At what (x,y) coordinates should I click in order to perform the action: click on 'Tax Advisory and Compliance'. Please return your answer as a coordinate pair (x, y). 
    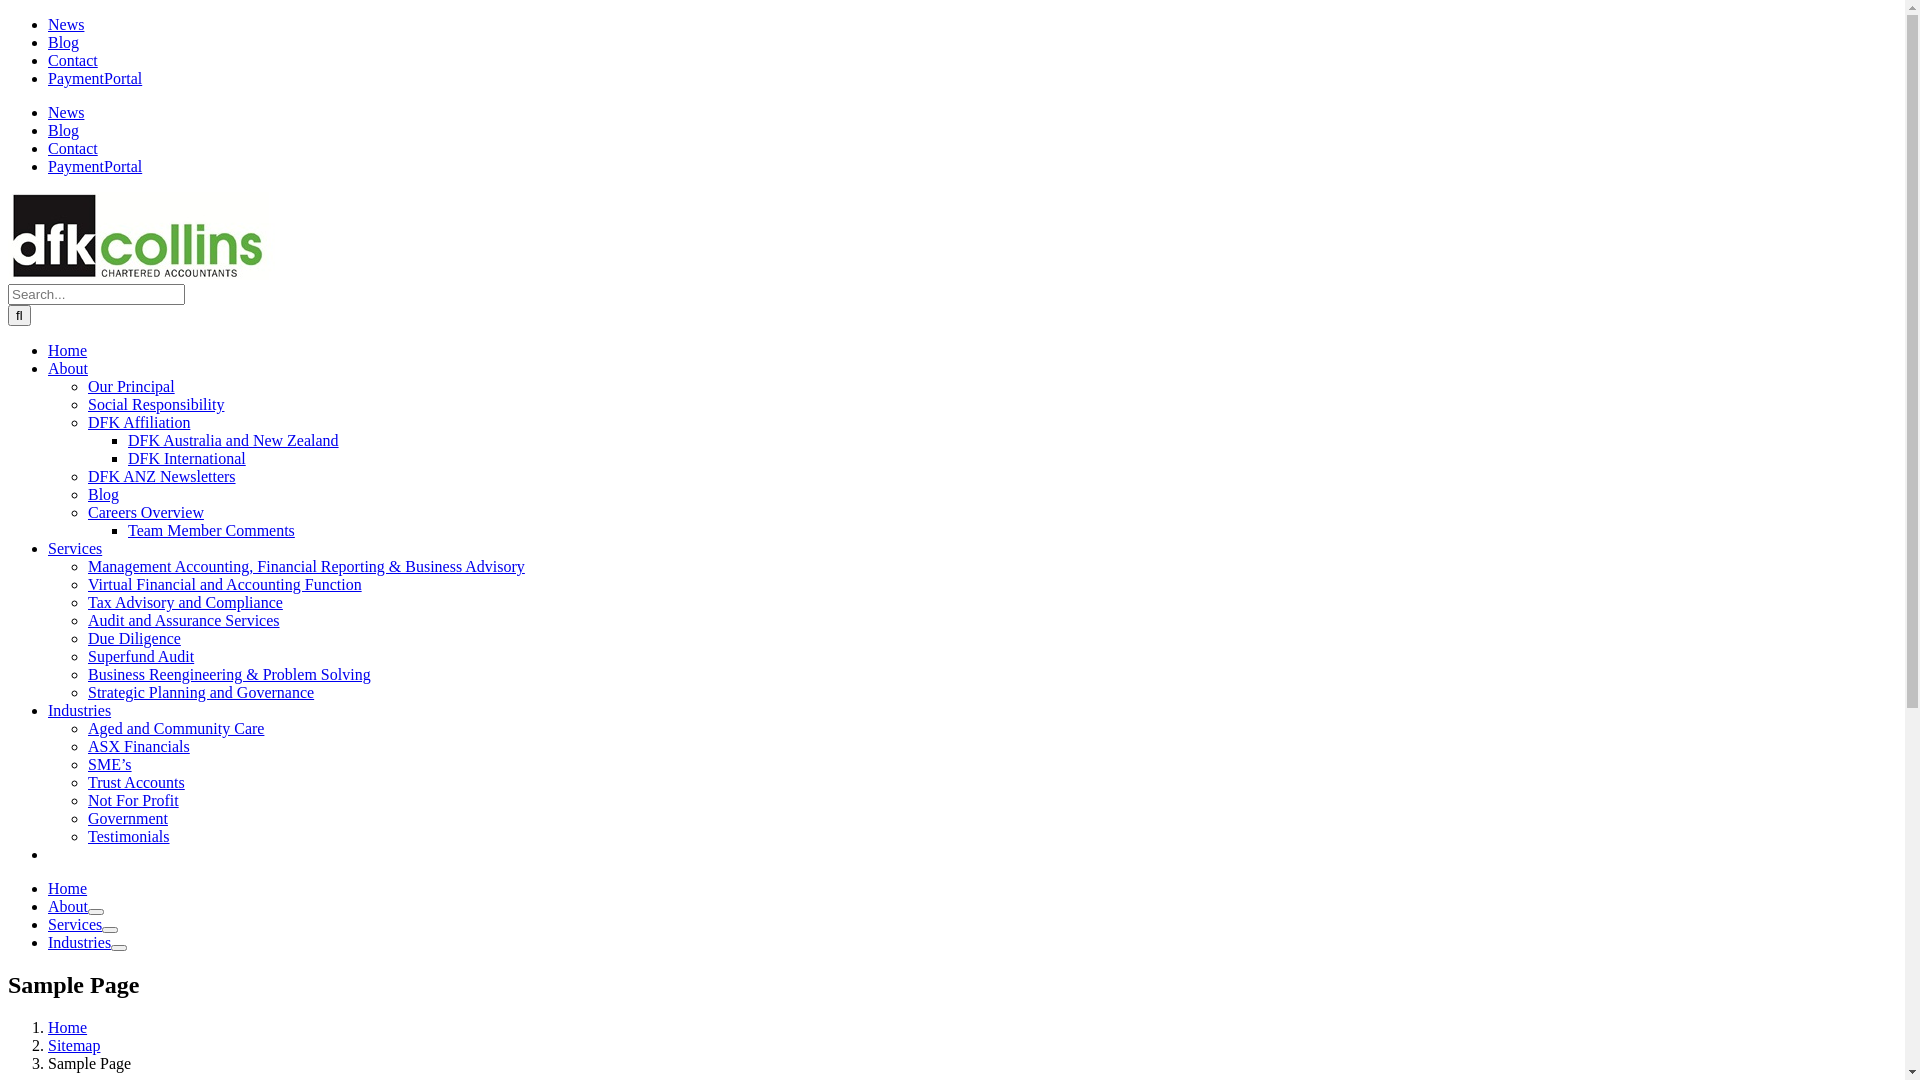
    Looking at the image, I should click on (86, 601).